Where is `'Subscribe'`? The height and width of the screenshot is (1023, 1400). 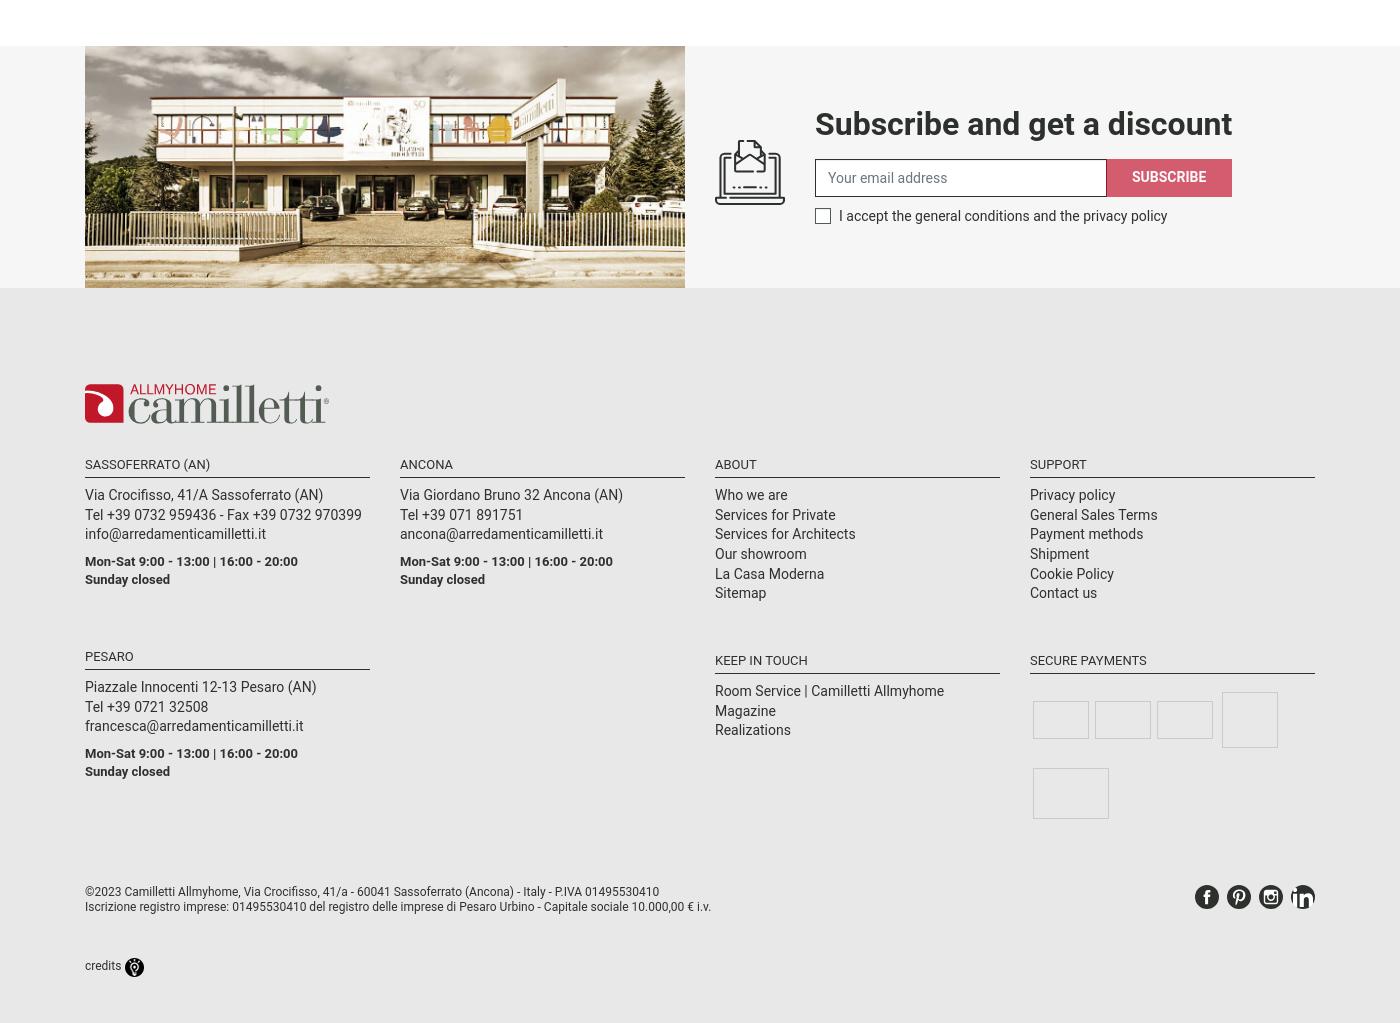
'Subscribe' is located at coordinates (1168, 176).